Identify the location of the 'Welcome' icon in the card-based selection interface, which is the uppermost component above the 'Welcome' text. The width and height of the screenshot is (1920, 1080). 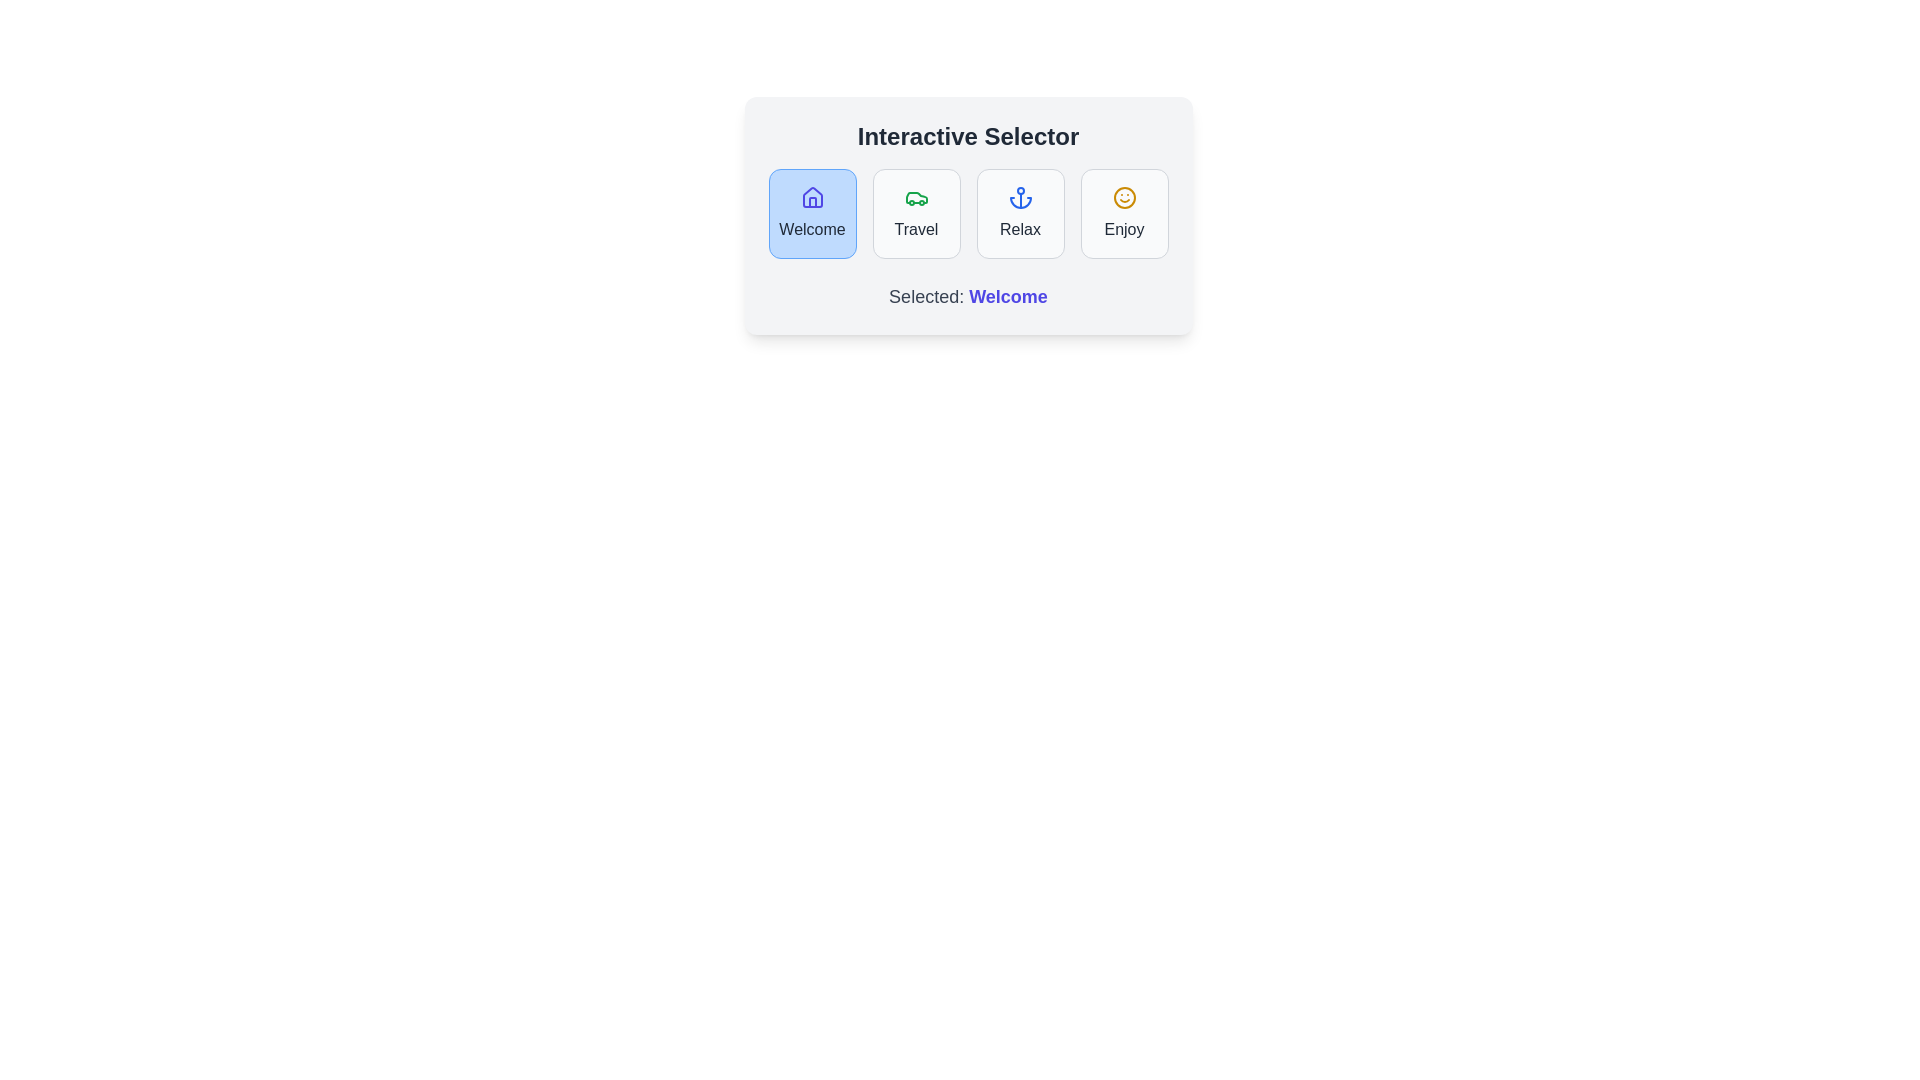
(812, 197).